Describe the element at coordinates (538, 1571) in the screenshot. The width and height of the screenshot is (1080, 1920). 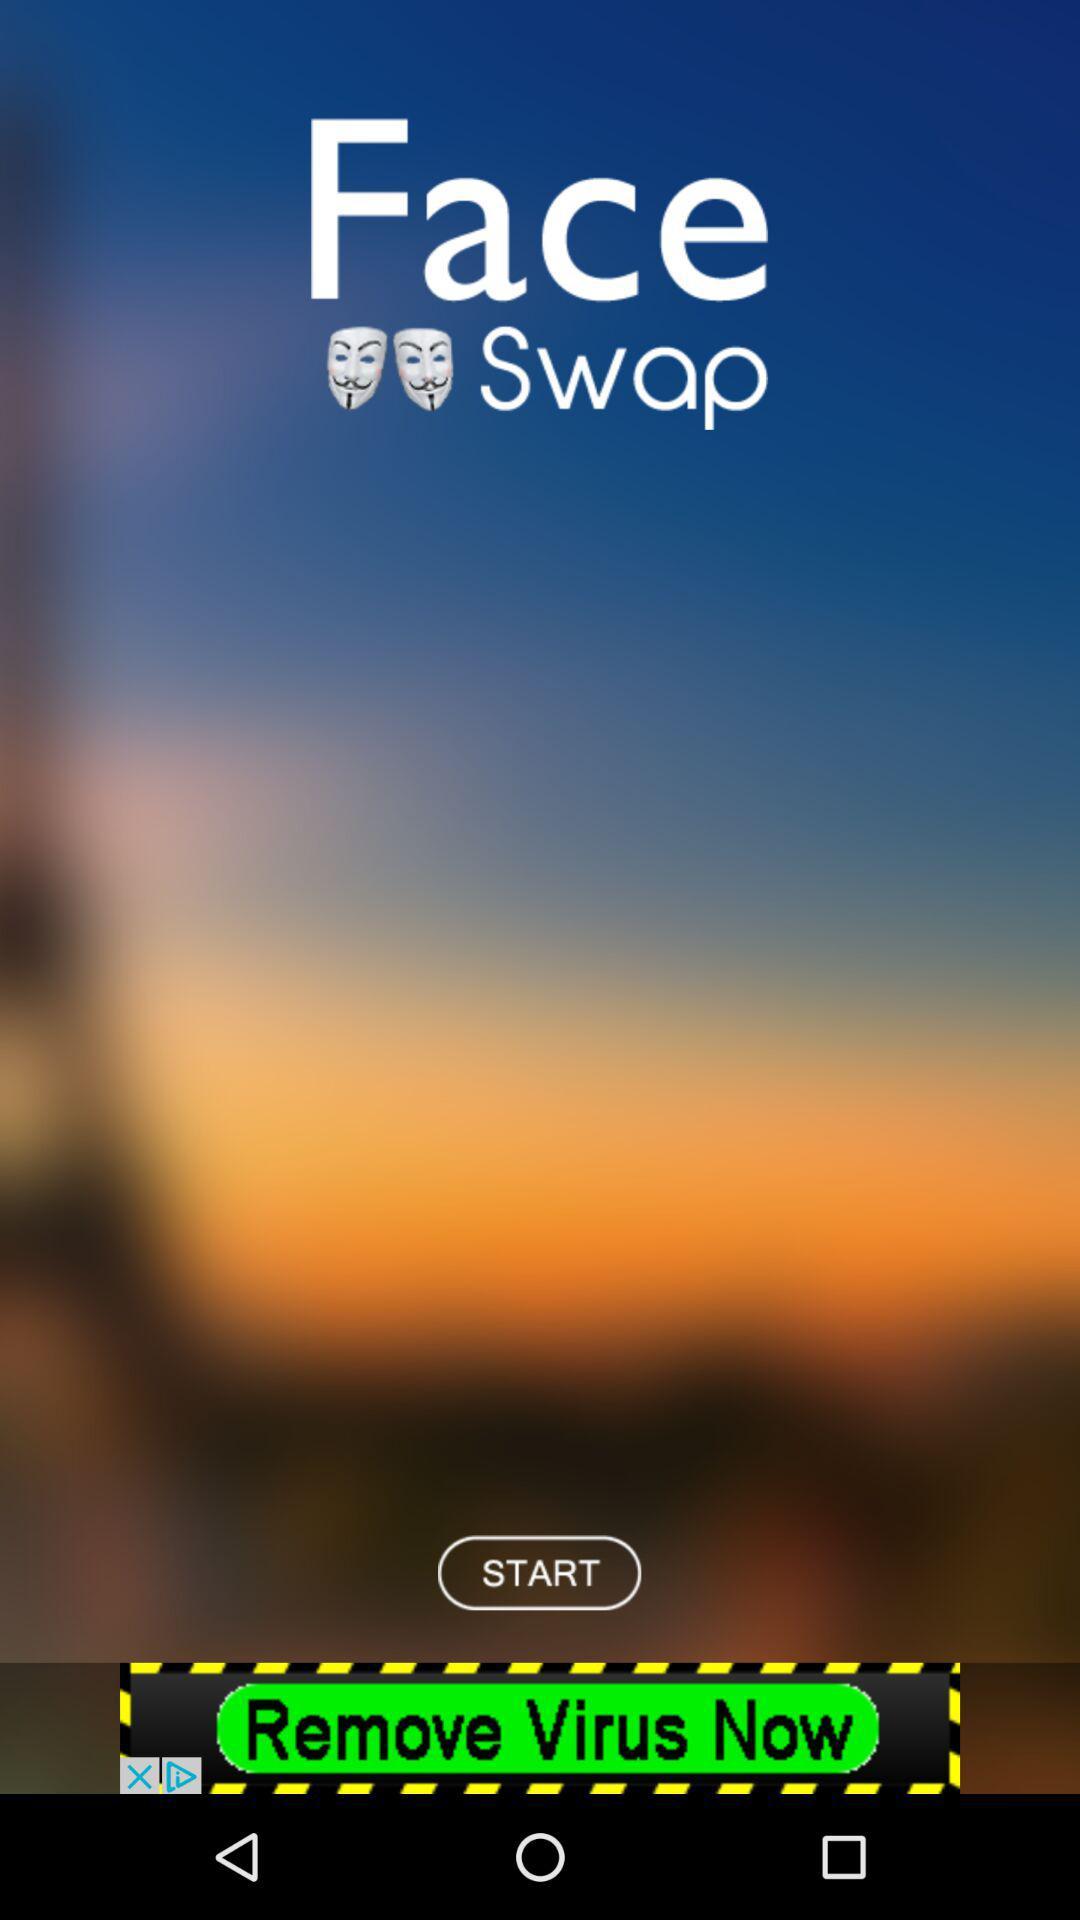
I see `play` at that location.